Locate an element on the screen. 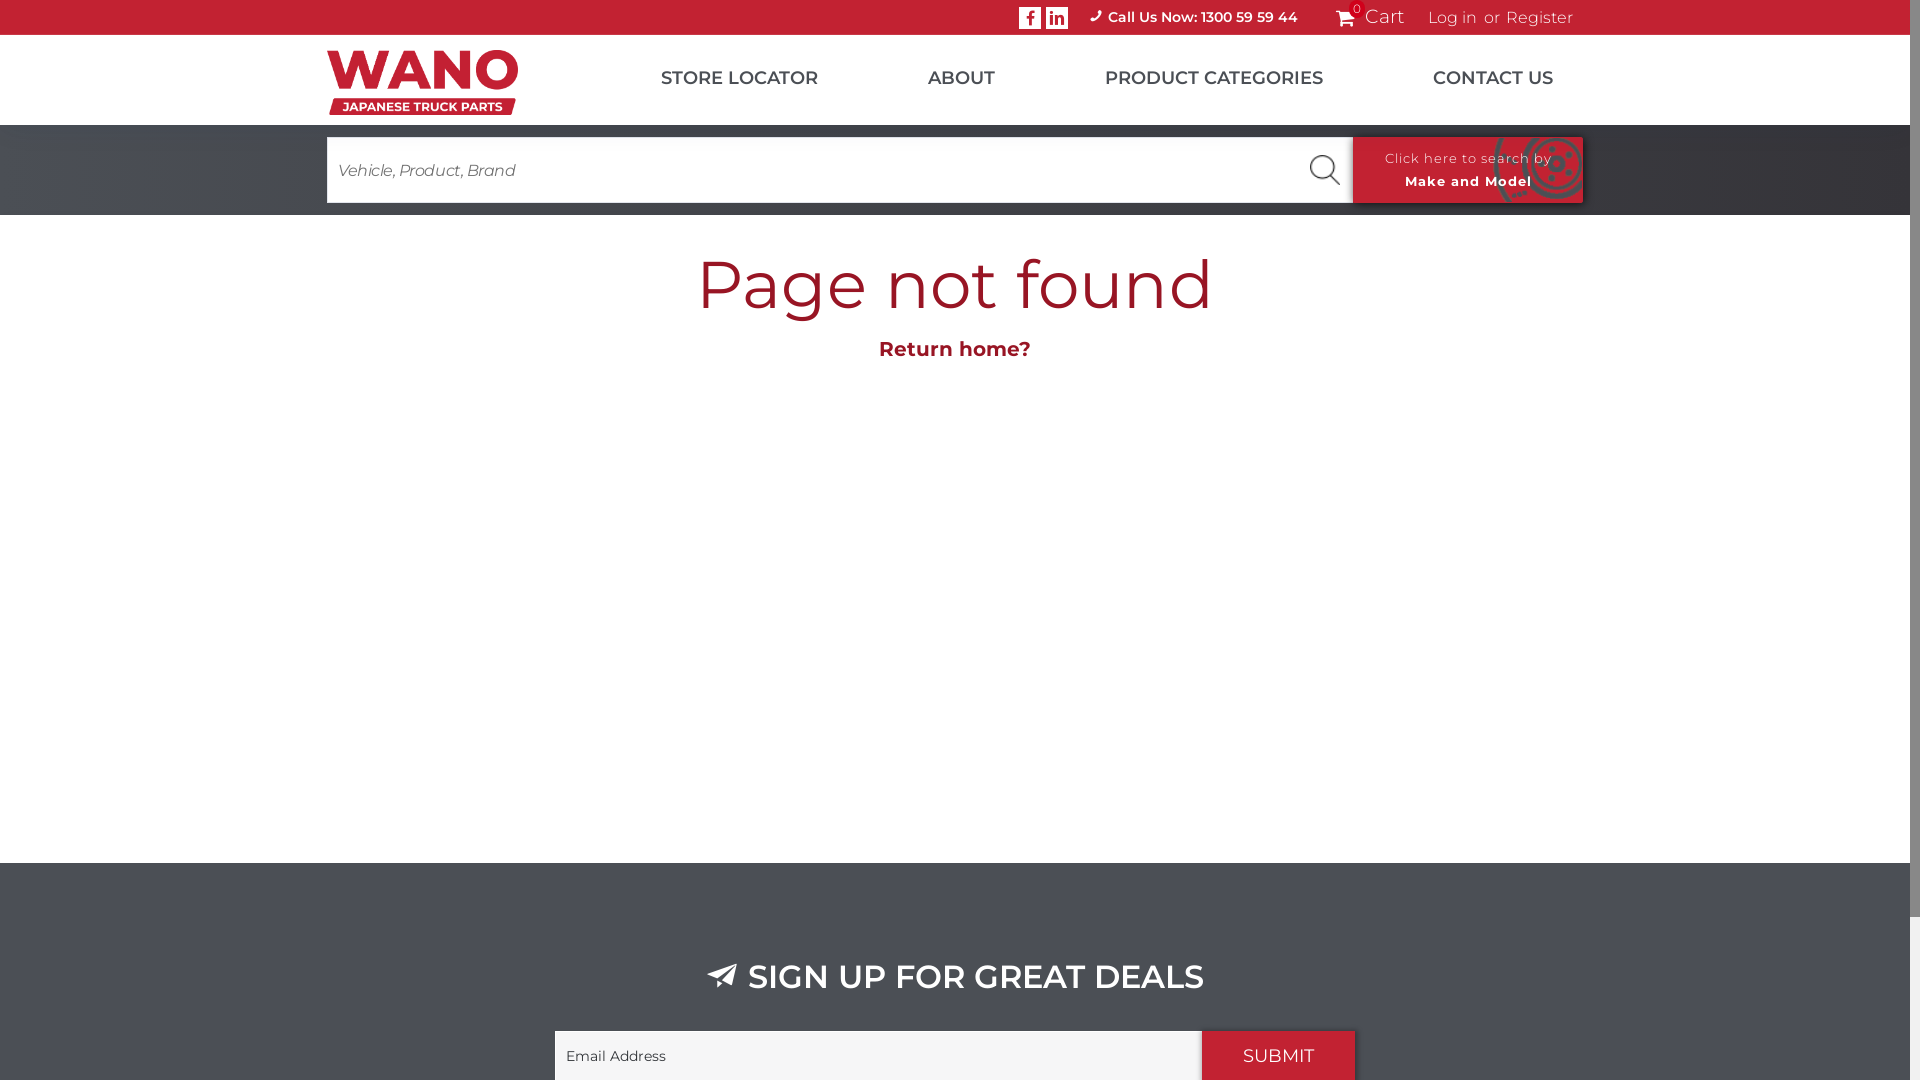  'Register' is located at coordinates (1538, 18).